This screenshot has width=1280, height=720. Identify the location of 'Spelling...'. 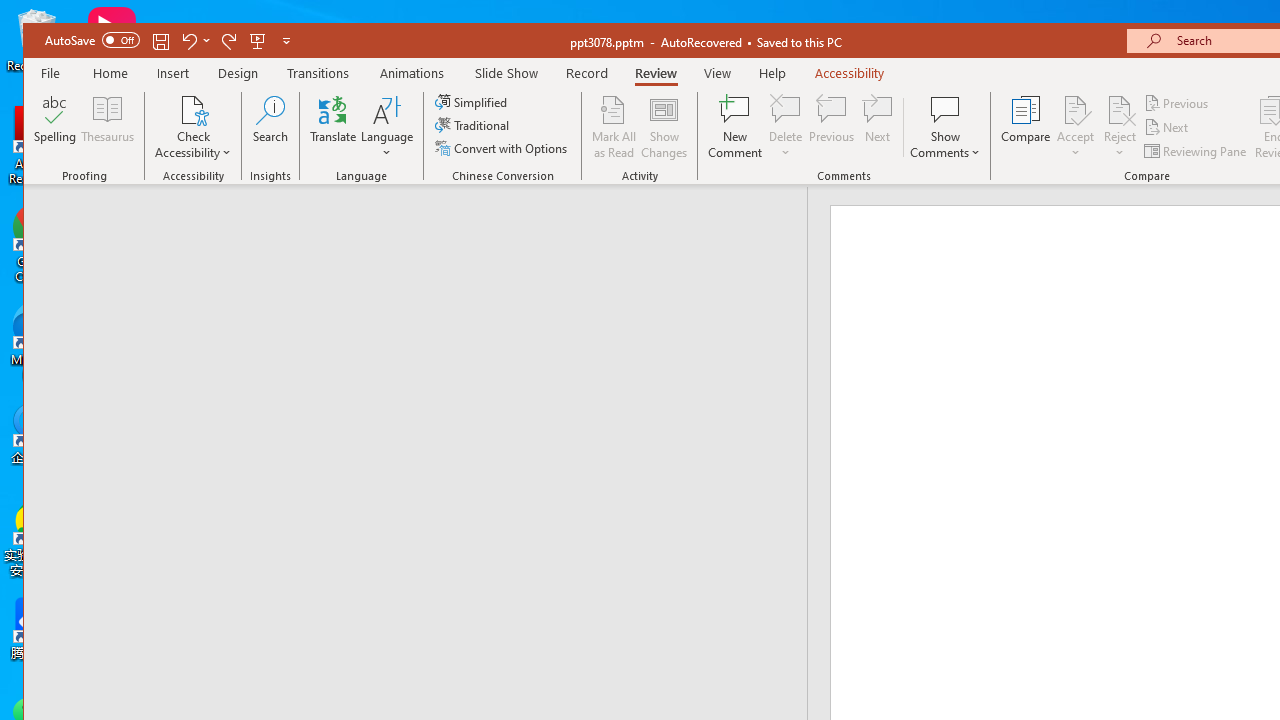
(55, 127).